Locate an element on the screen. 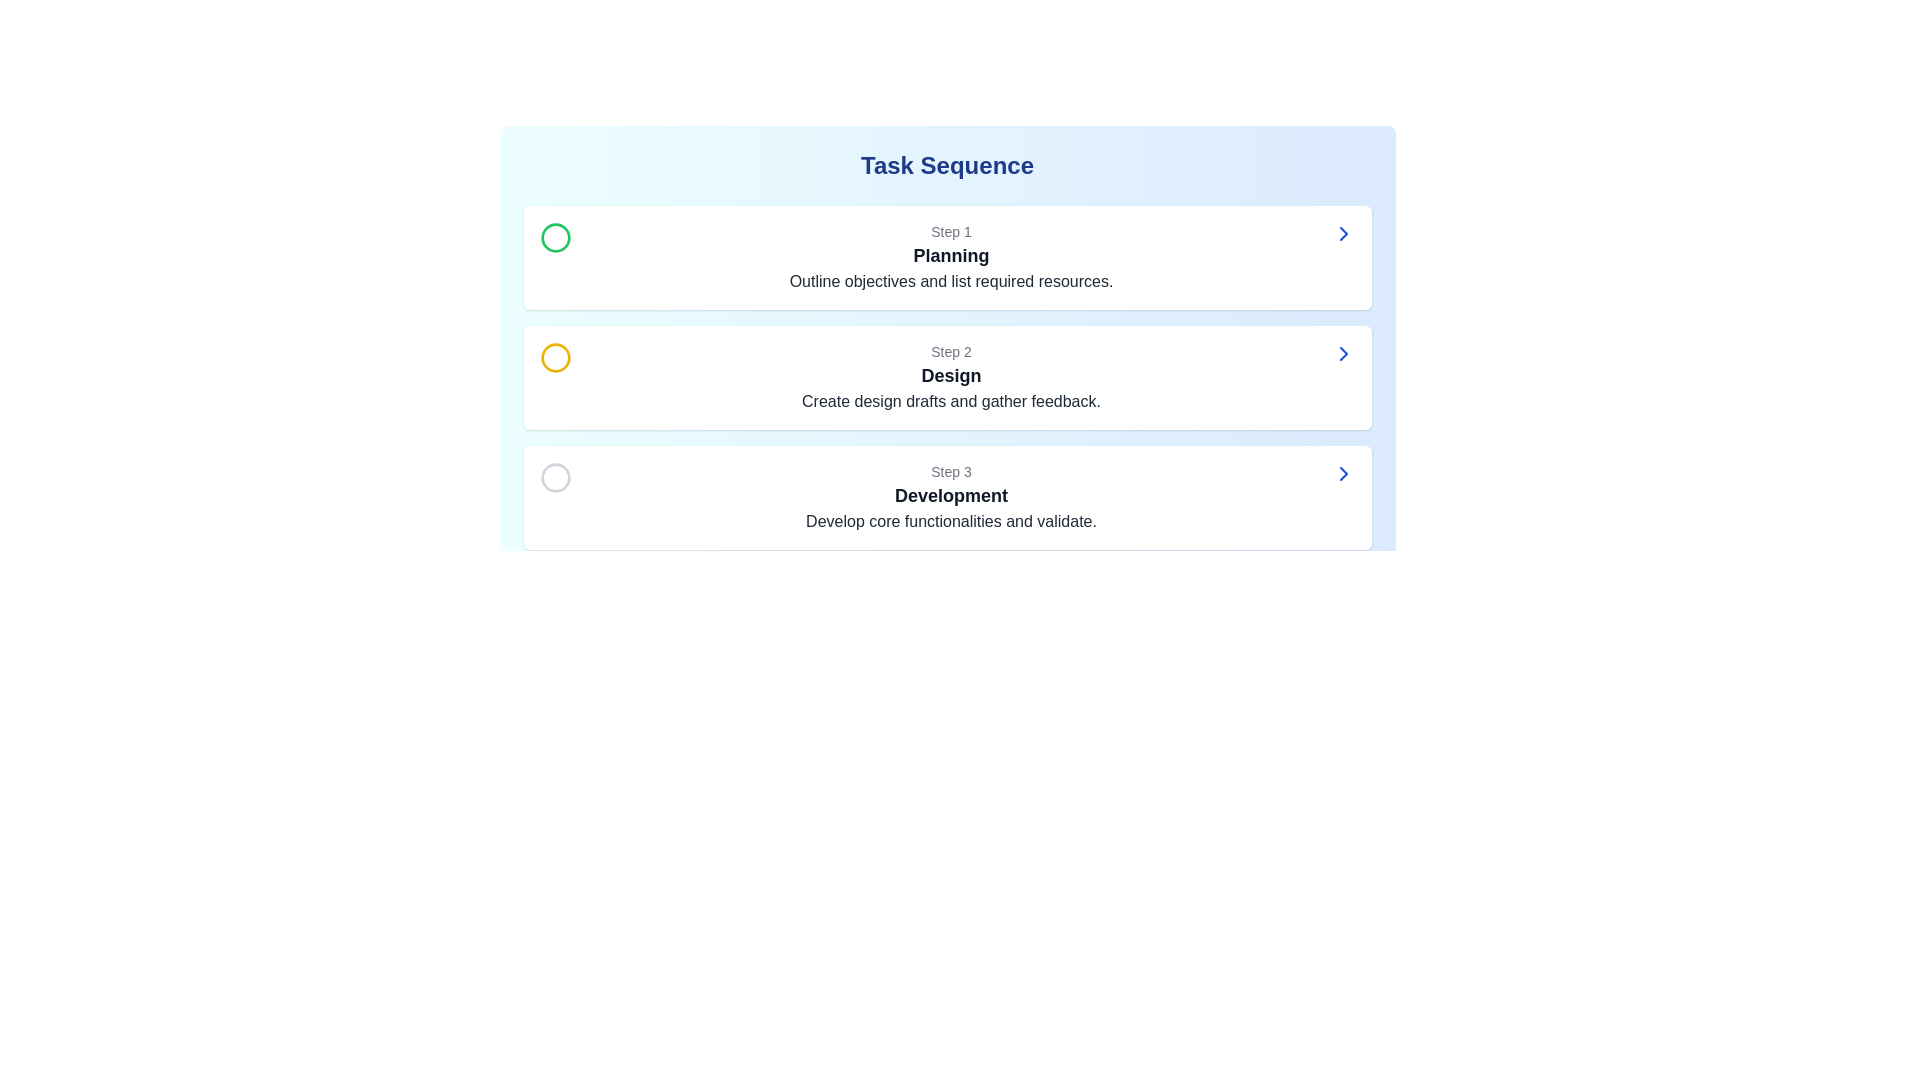 The width and height of the screenshot is (1920, 1080). the circular indicator that denotes the completion or current focus on the first step is located at coordinates (555, 237).